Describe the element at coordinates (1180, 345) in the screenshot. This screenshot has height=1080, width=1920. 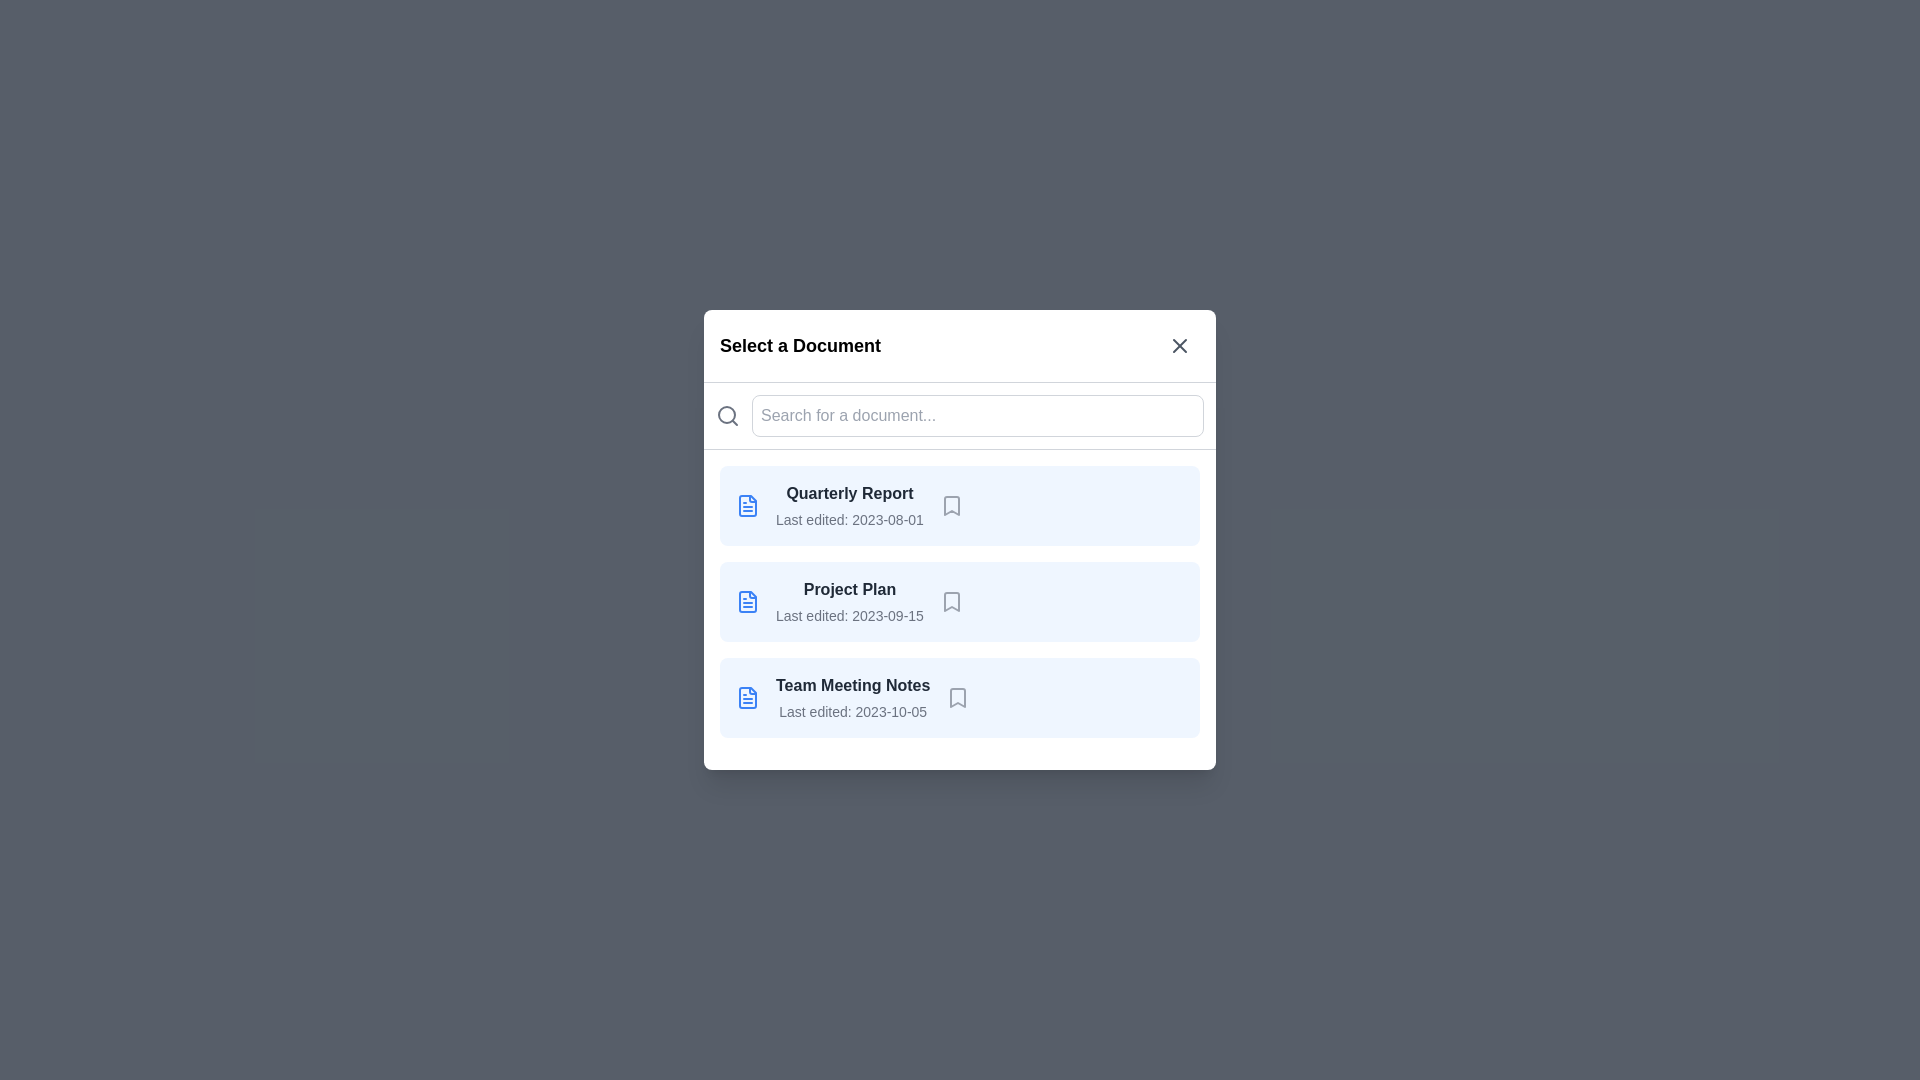
I see `the close button to close the dialog` at that location.